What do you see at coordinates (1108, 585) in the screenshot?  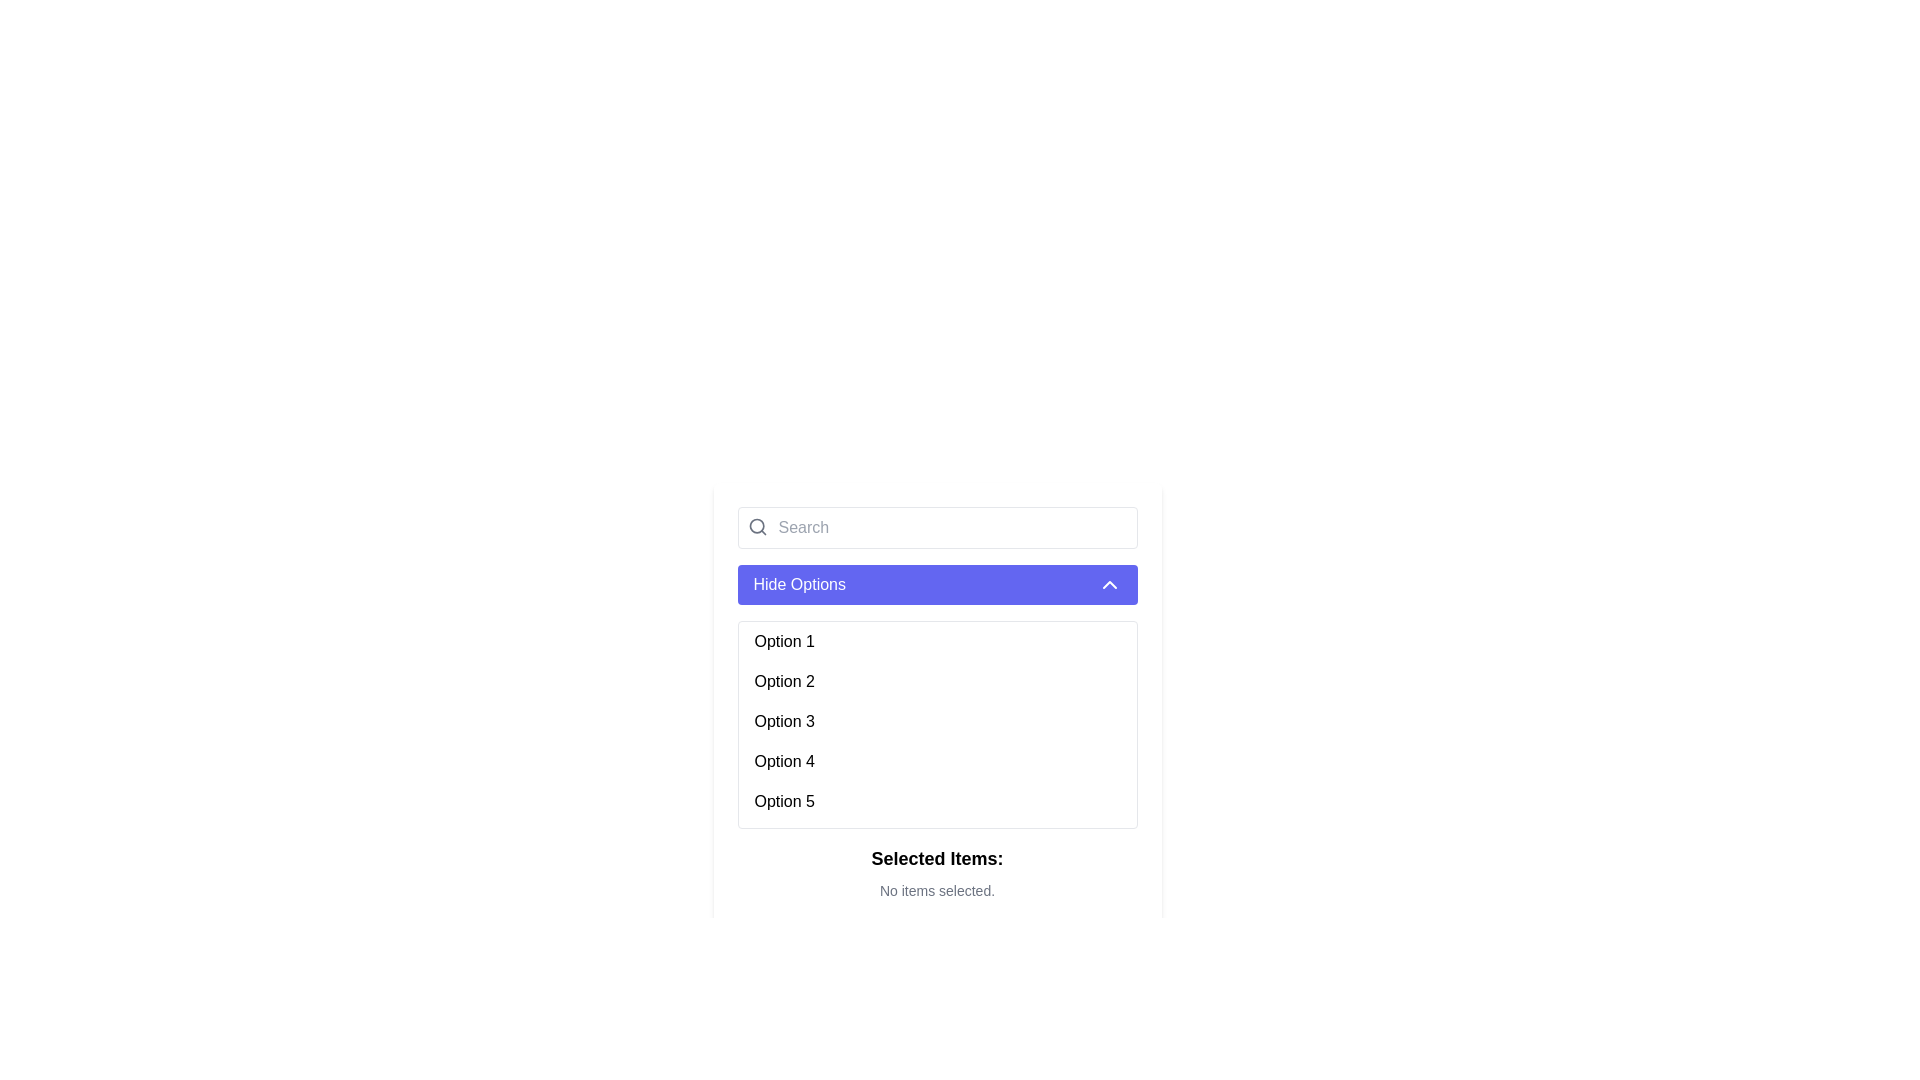 I see `the icon located at the far right end of the blue button labeled 'Hide Options'` at bounding box center [1108, 585].